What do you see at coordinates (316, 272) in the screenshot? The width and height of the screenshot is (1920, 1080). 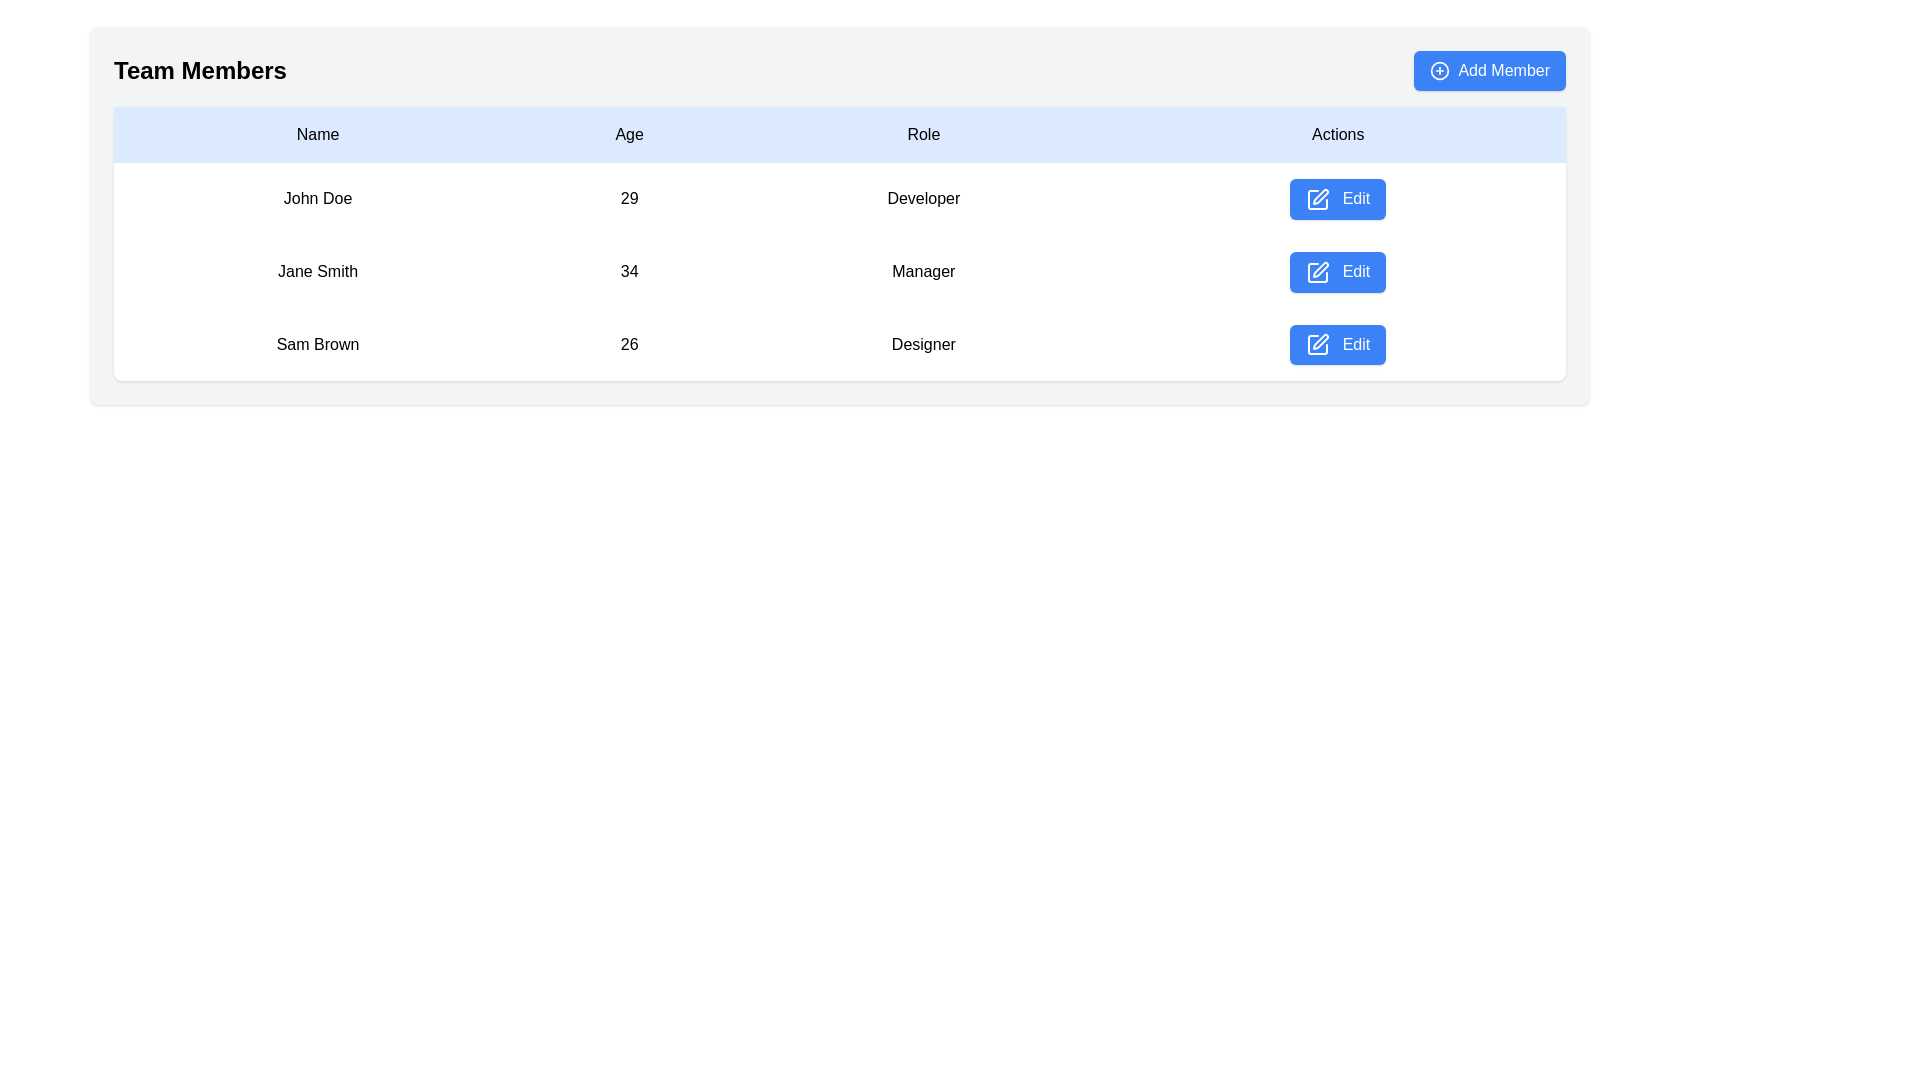 I see `the static text label displaying 'Jane Smith' located in the first cell of the second row under the 'Name' column of the table` at bounding box center [316, 272].